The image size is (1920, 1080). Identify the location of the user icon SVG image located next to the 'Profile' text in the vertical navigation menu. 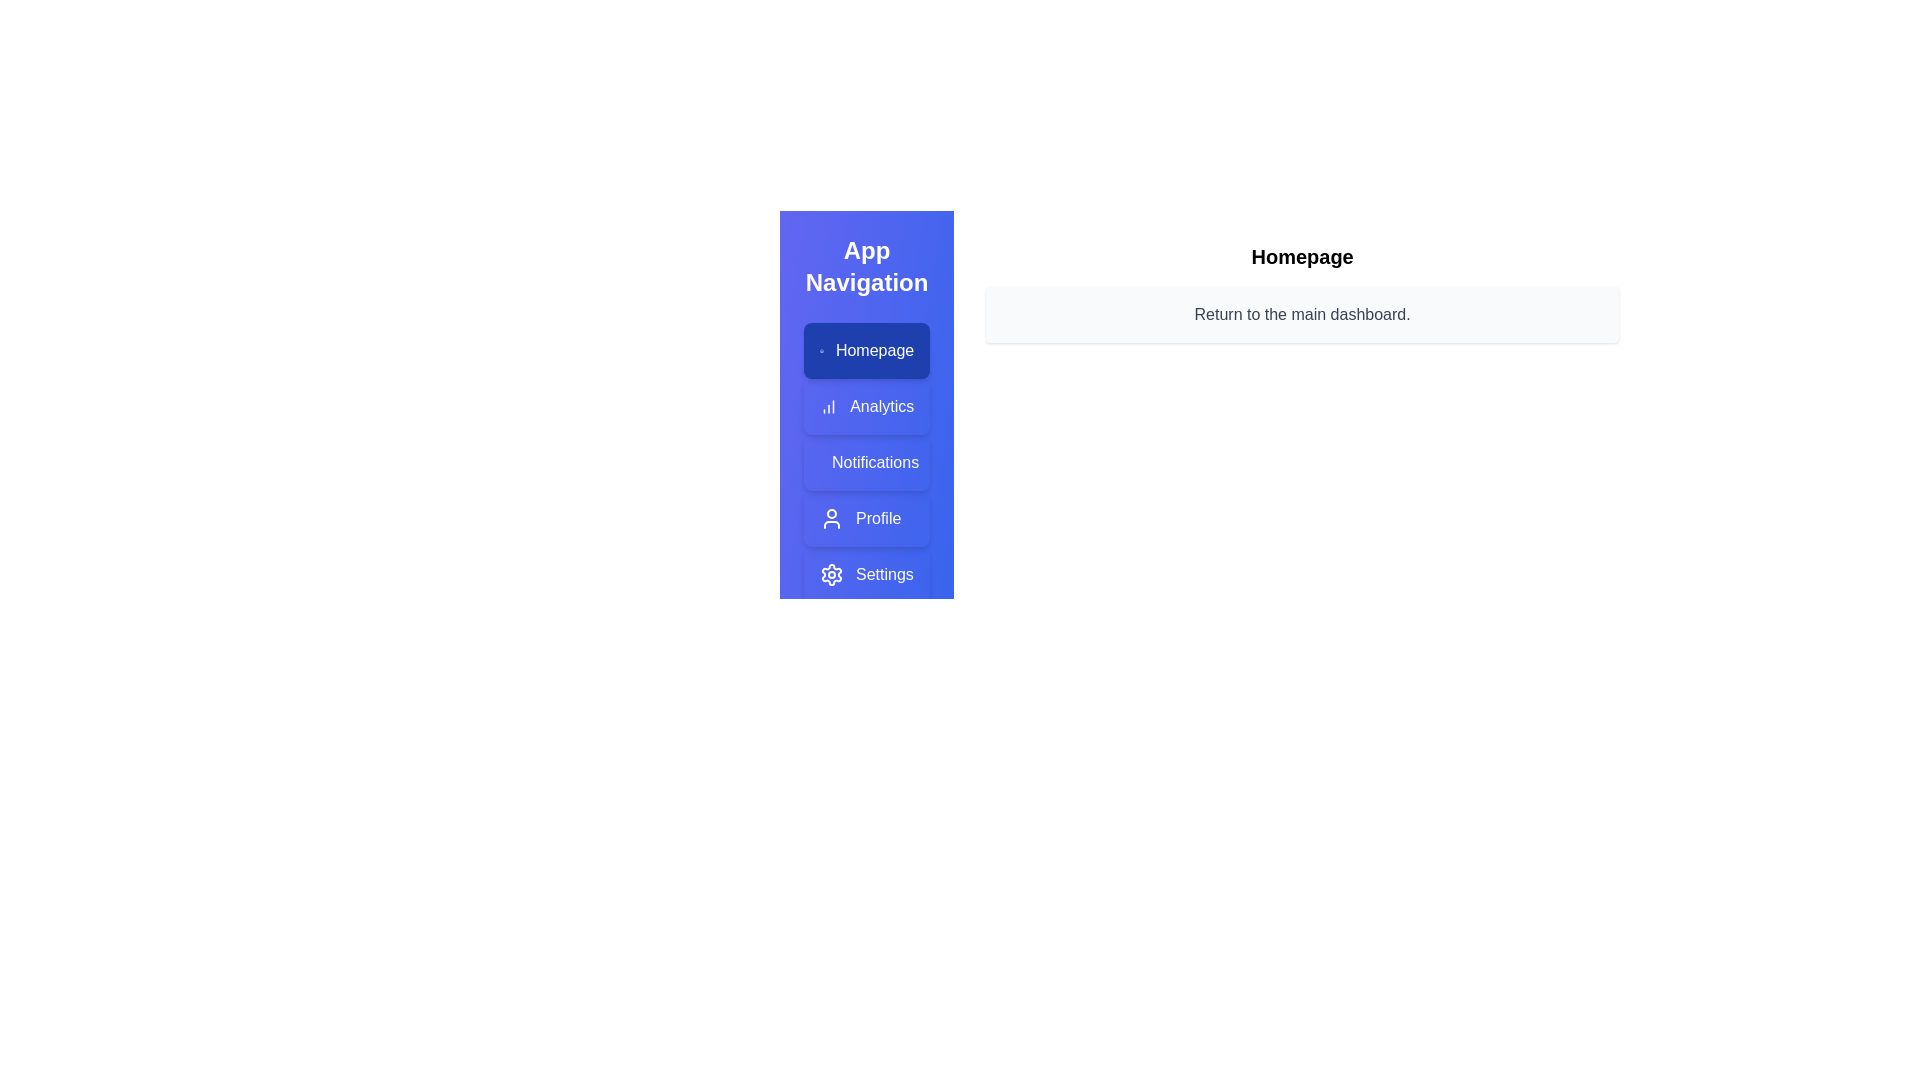
(831, 518).